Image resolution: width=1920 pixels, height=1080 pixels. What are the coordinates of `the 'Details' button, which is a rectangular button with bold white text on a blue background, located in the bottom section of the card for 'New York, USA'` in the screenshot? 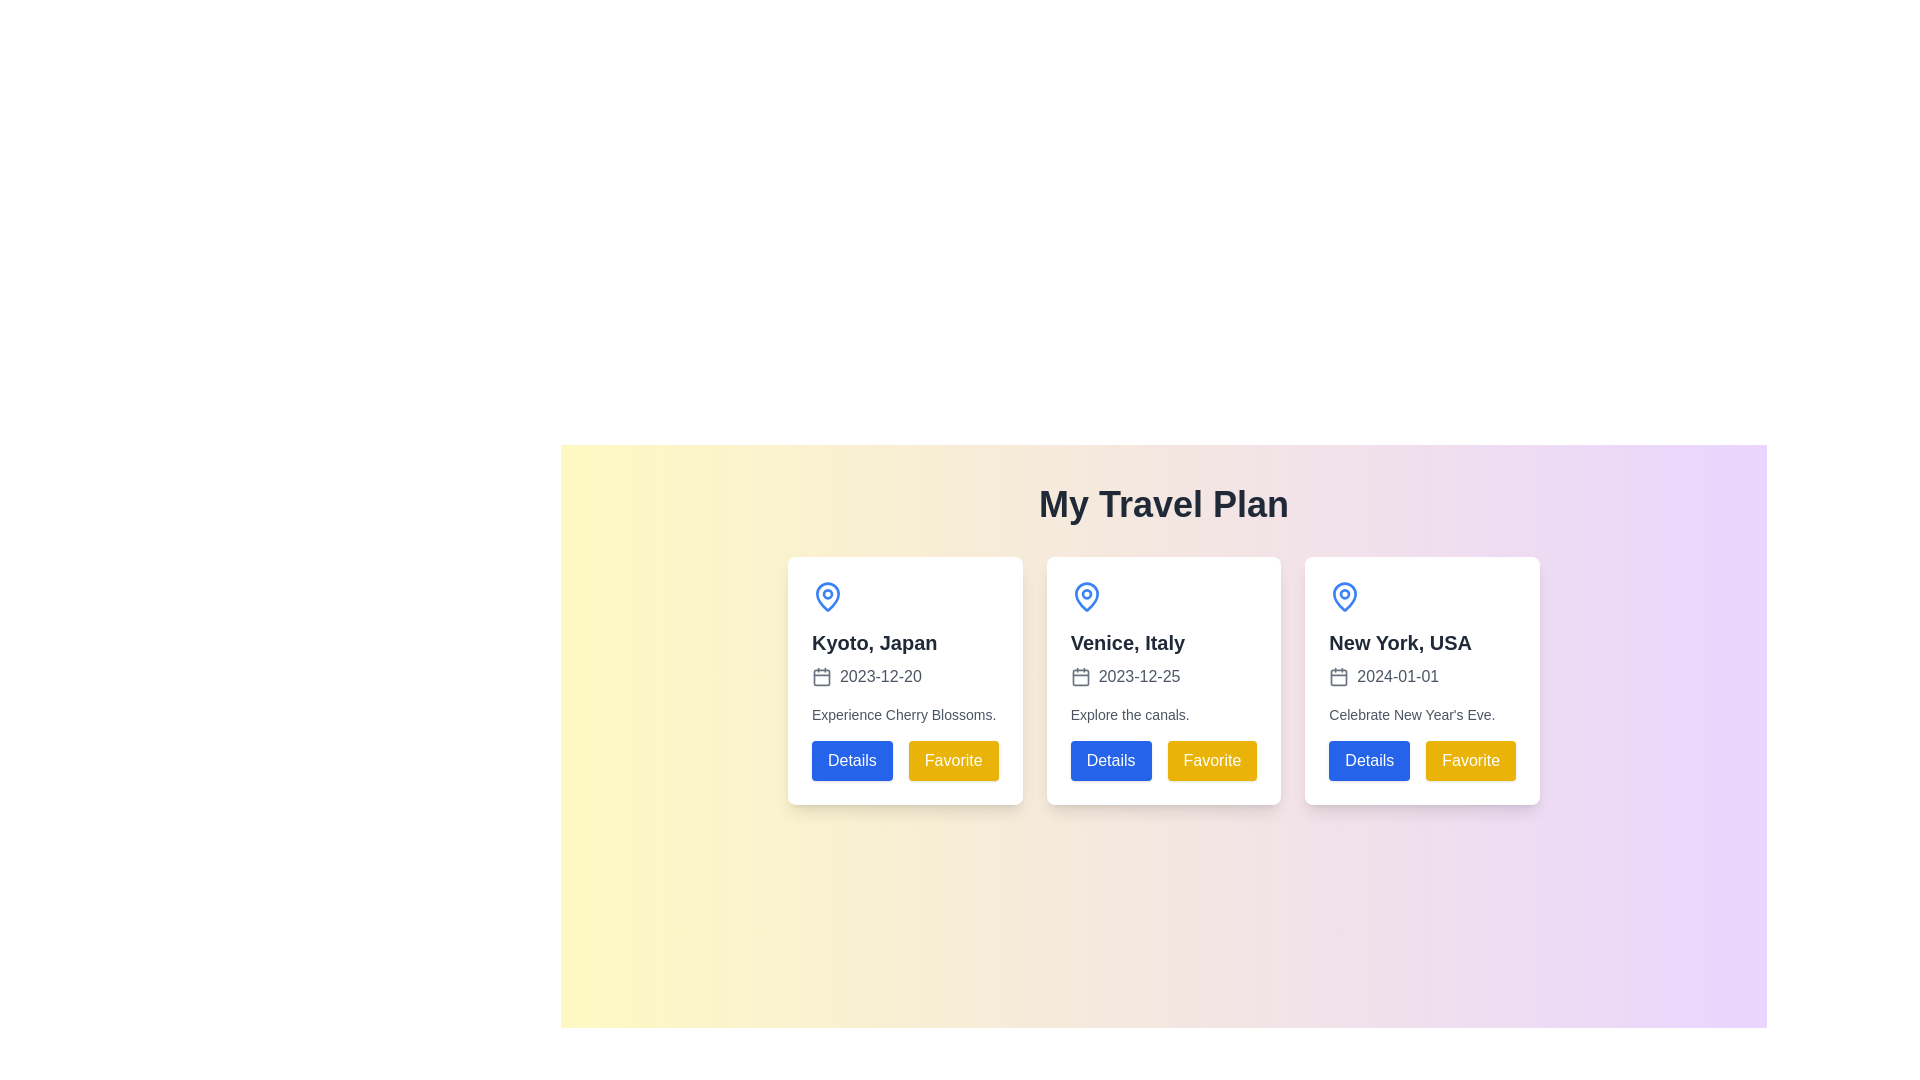 It's located at (1368, 760).